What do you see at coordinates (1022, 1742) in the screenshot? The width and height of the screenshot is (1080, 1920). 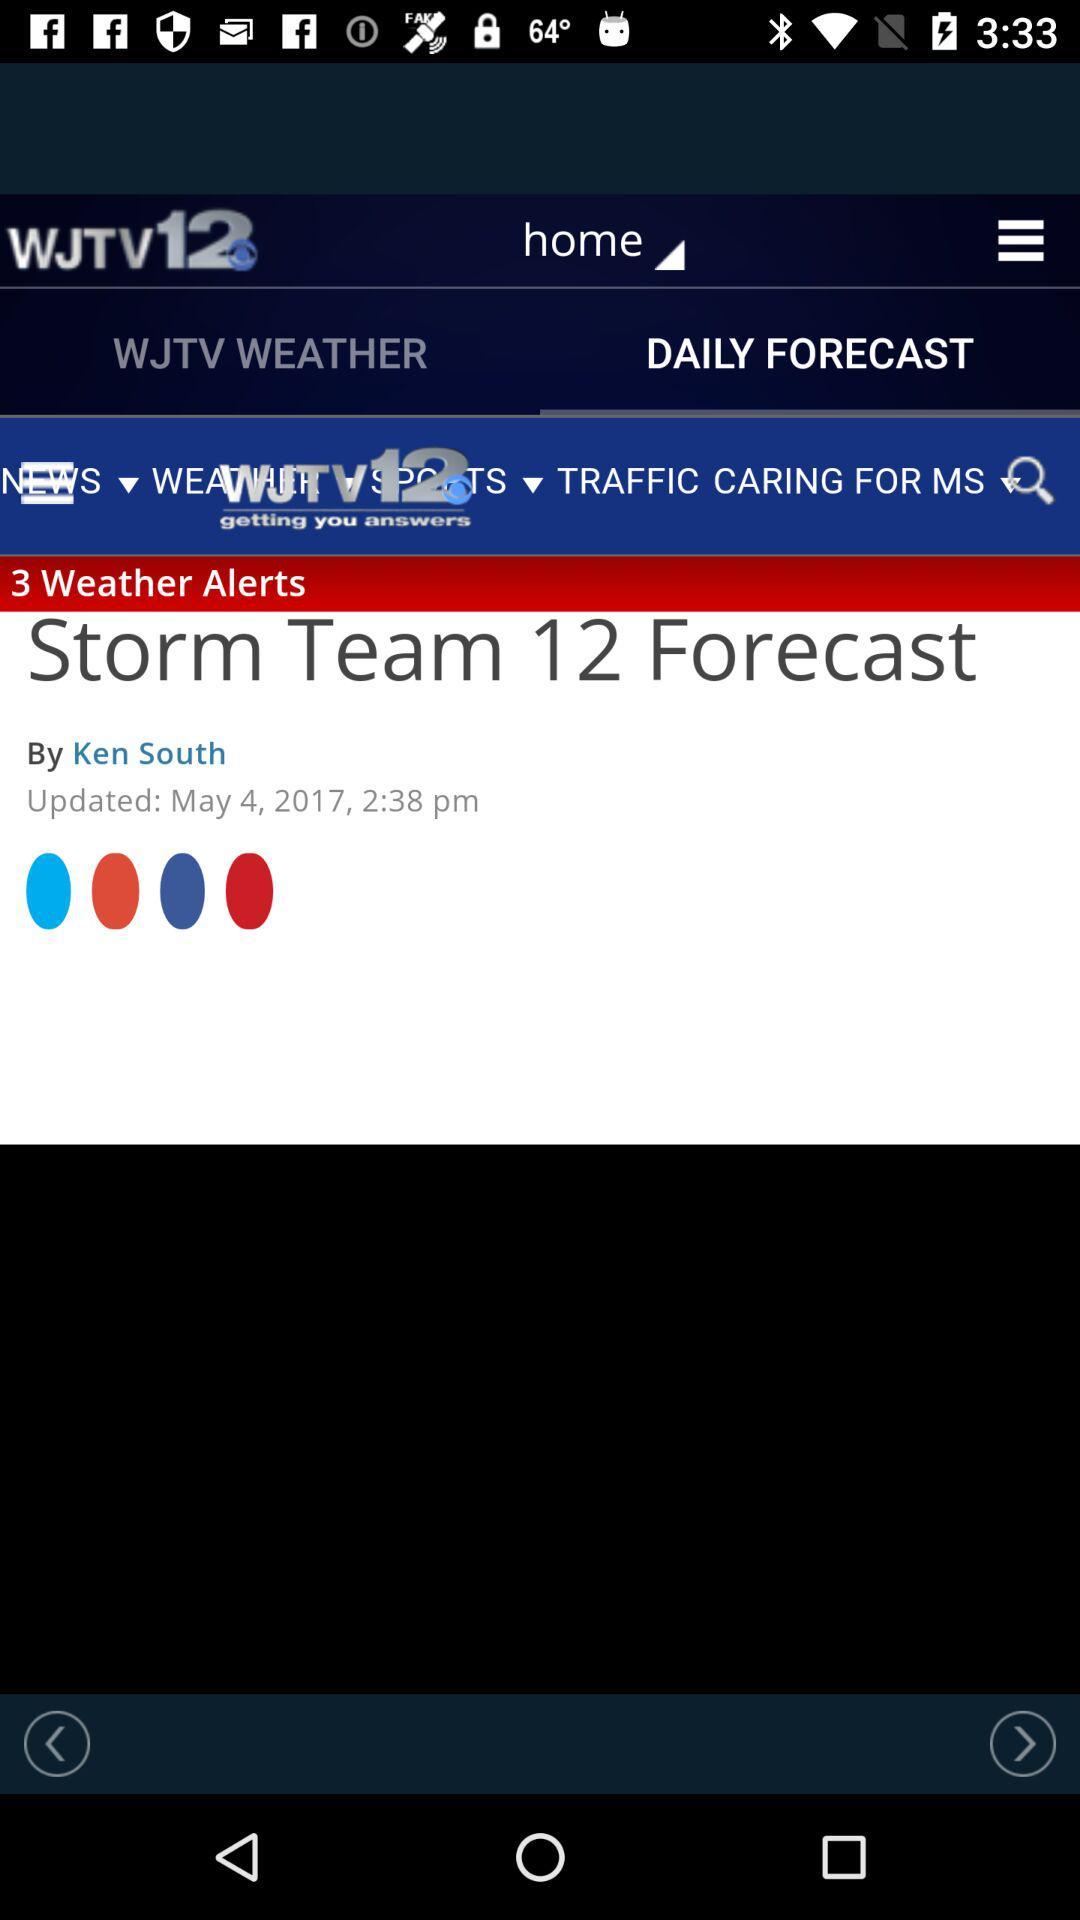 I see `go next` at bounding box center [1022, 1742].